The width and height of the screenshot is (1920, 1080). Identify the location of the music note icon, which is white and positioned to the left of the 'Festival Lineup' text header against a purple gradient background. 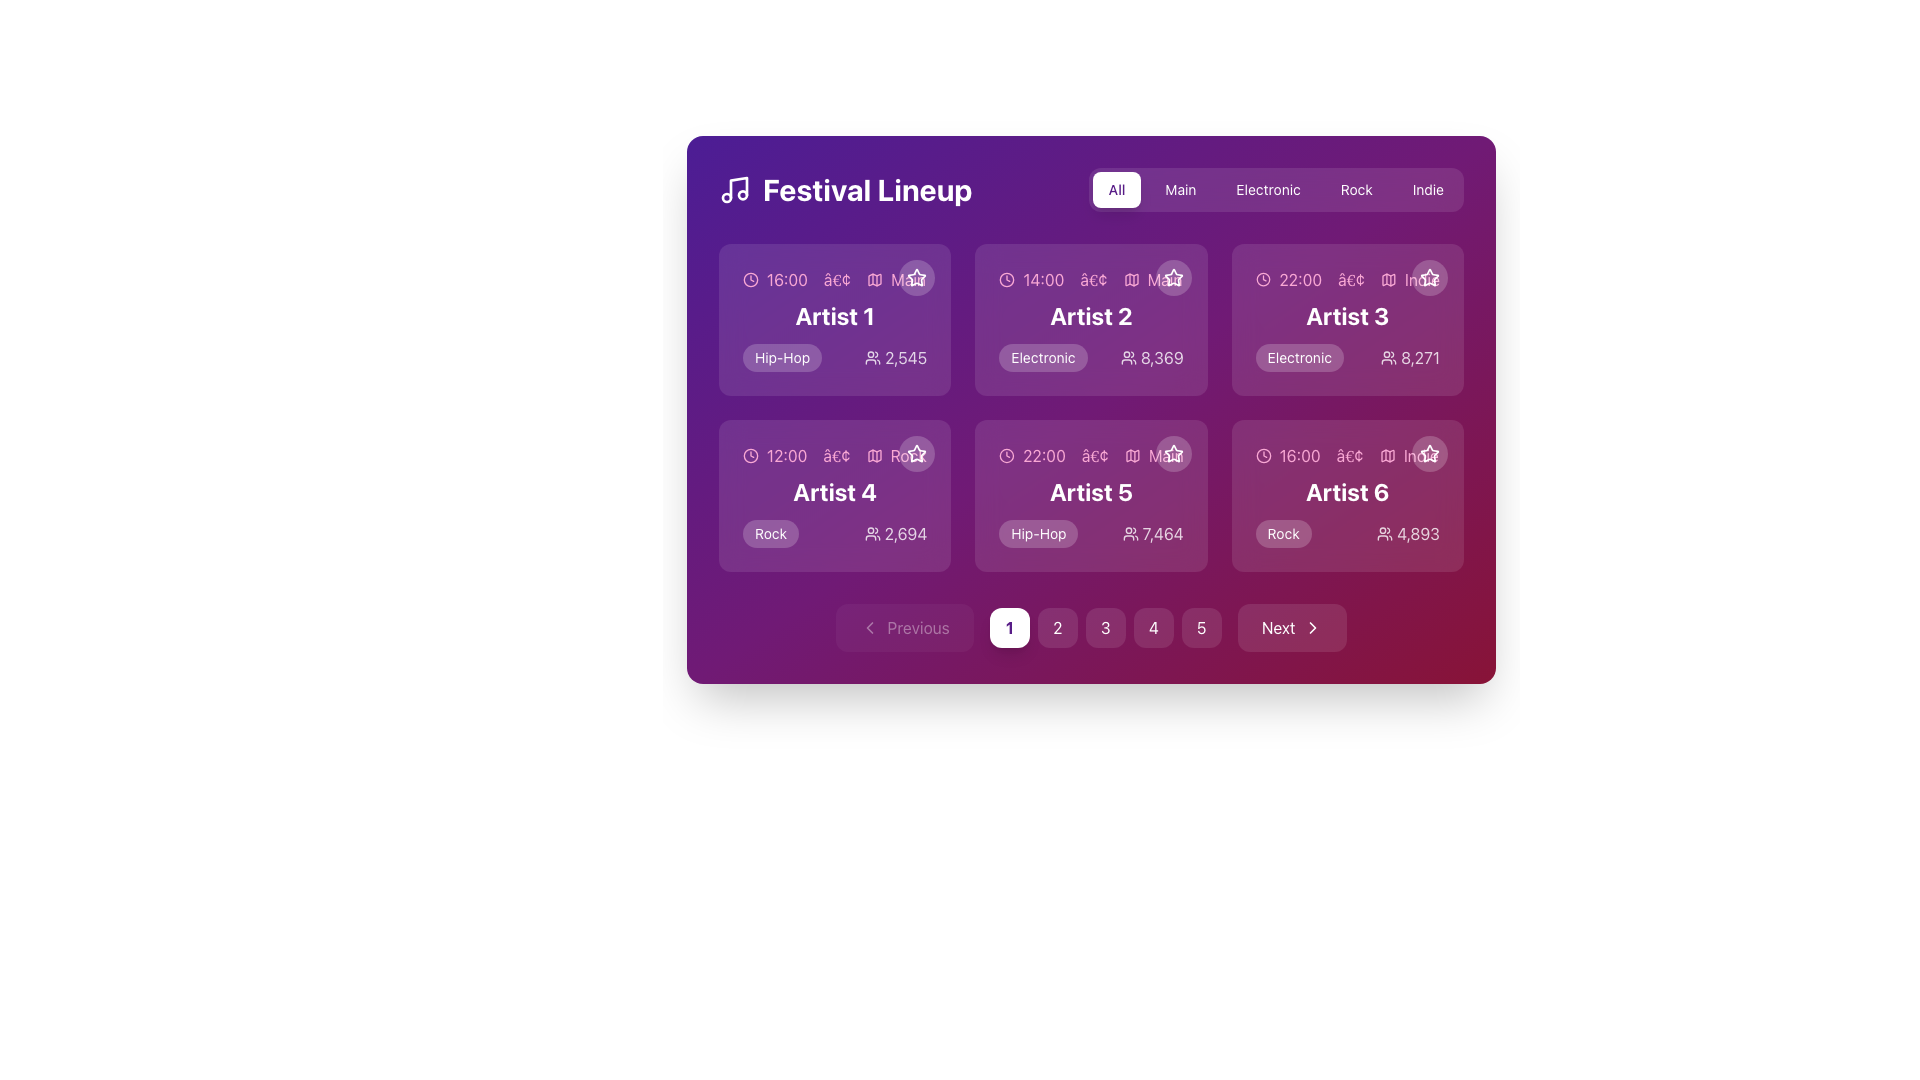
(733, 189).